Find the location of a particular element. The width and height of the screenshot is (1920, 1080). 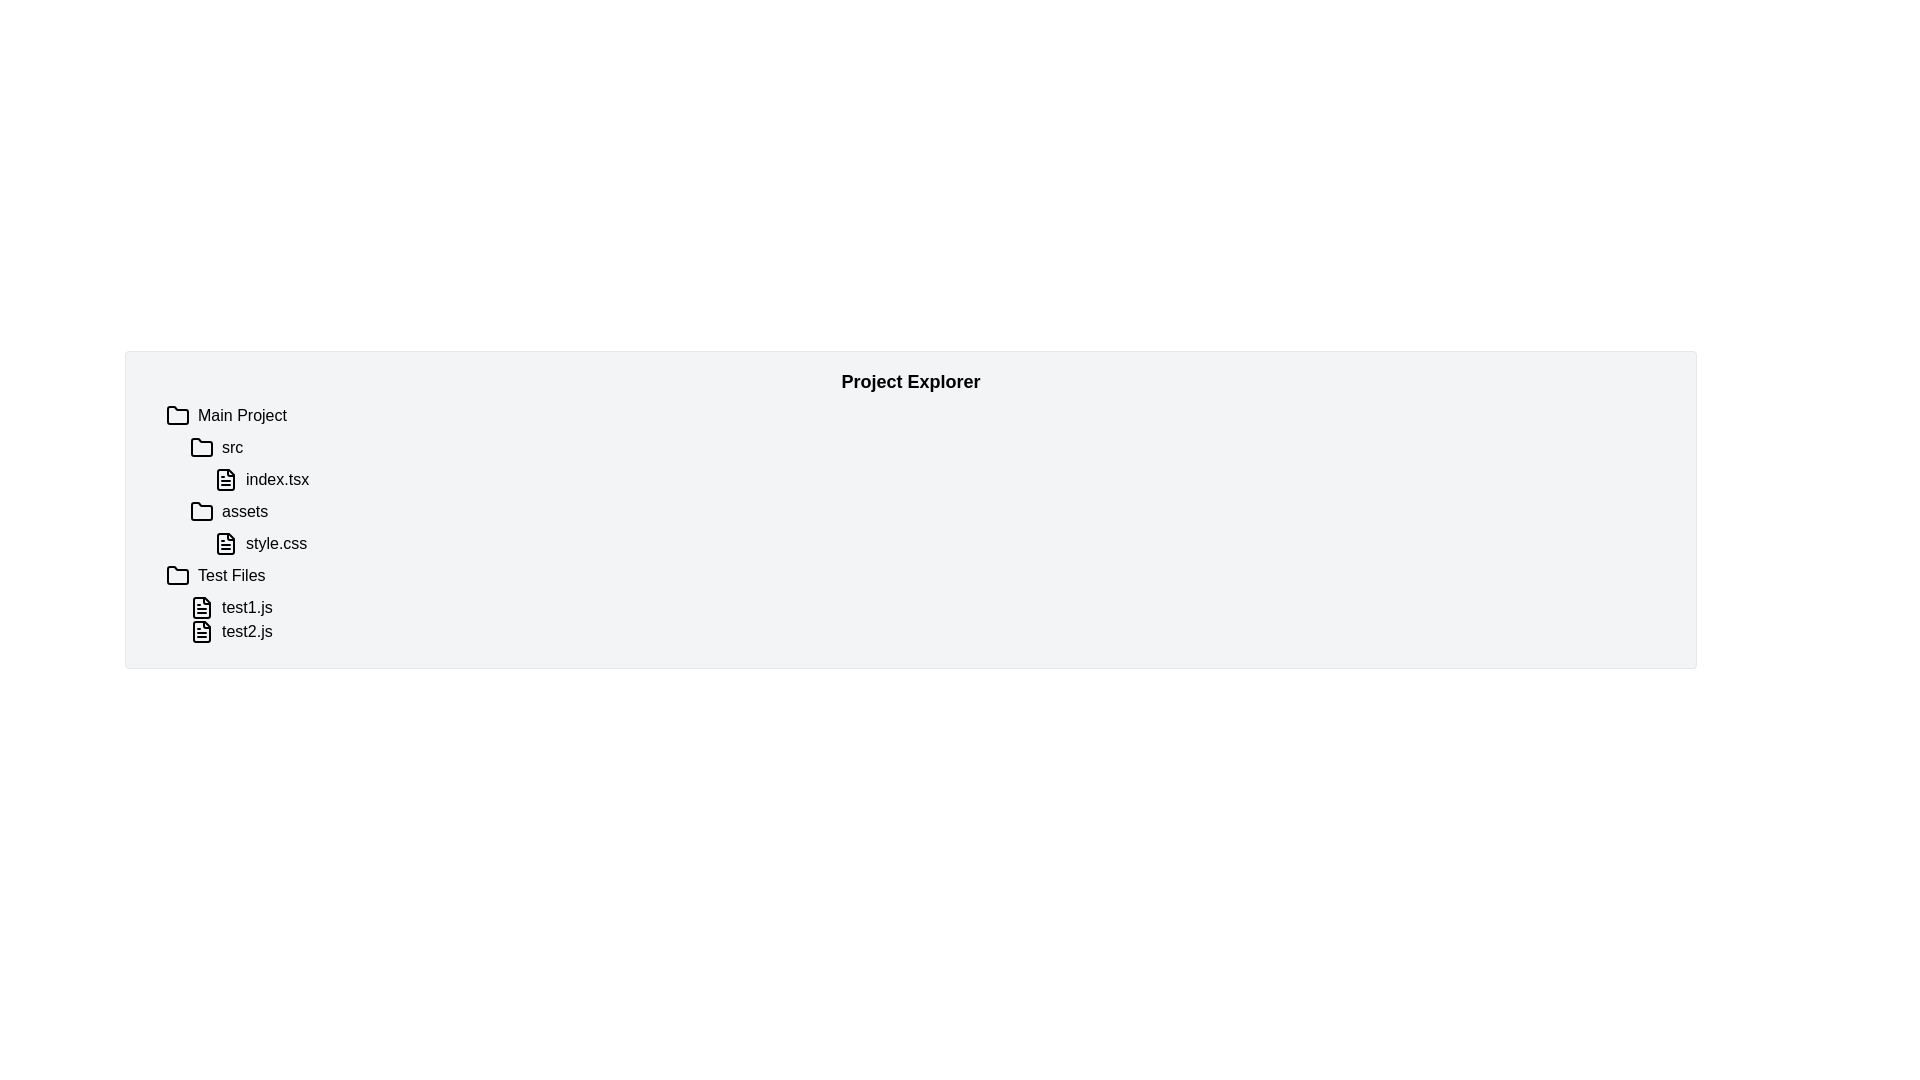

the 'index.tsx' file icon located in the 'src' folder is located at coordinates (225, 479).